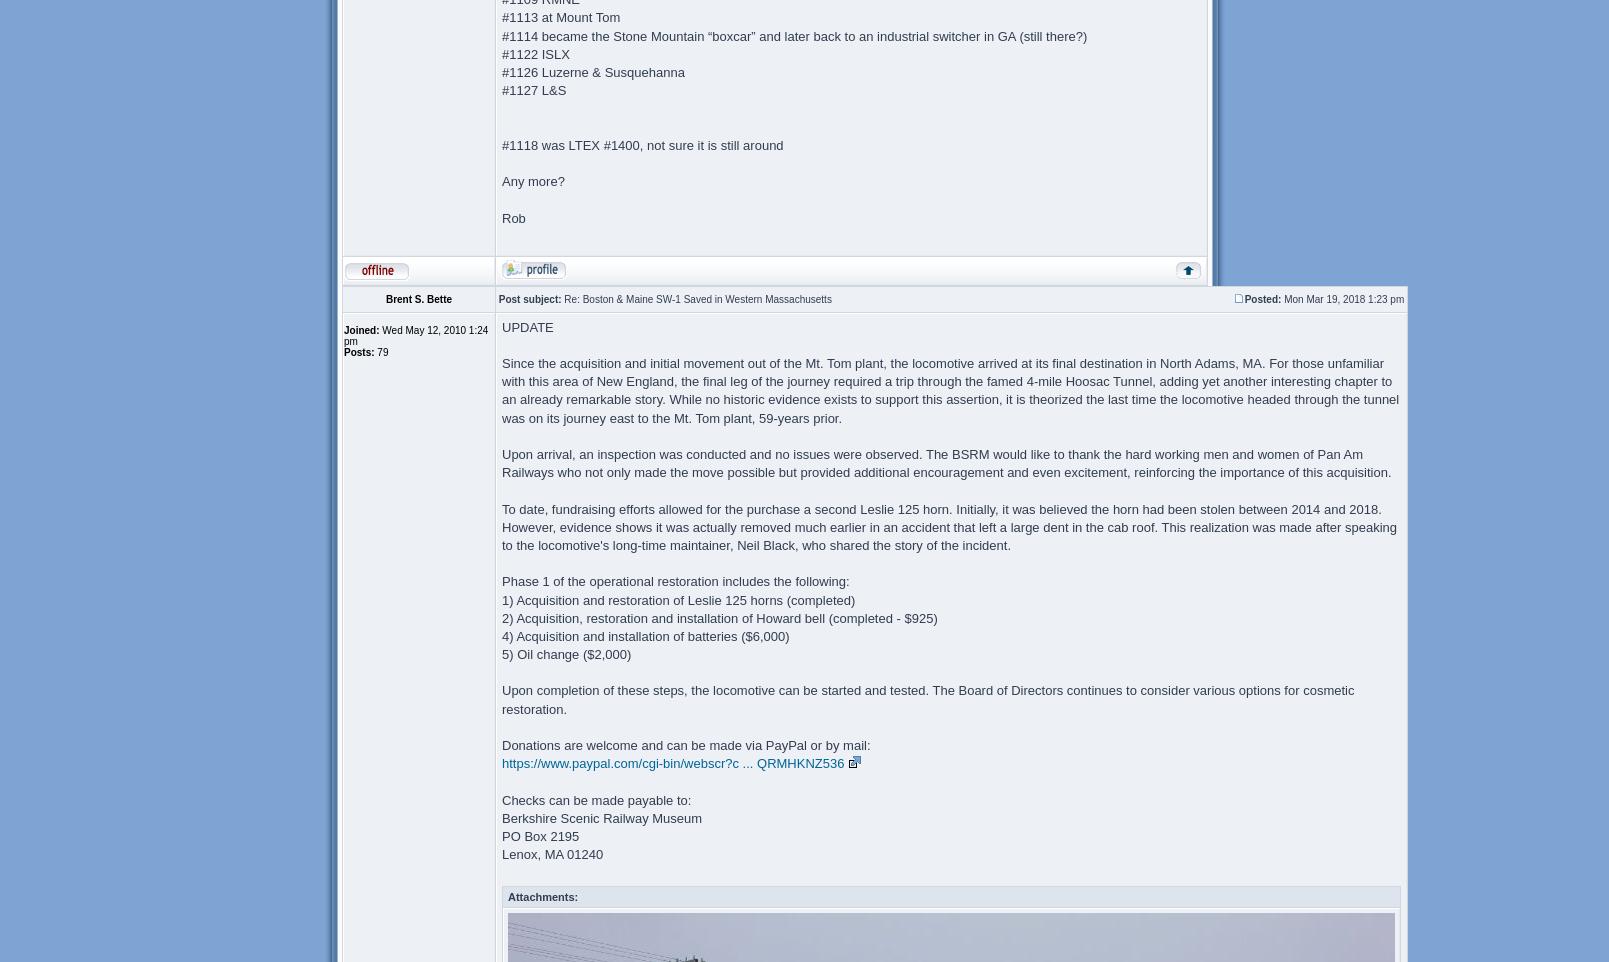 The image size is (1609, 962). Describe the element at coordinates (566, 654) in the screenshot. I see `'5) Oil change ($2,000)'` at that location.